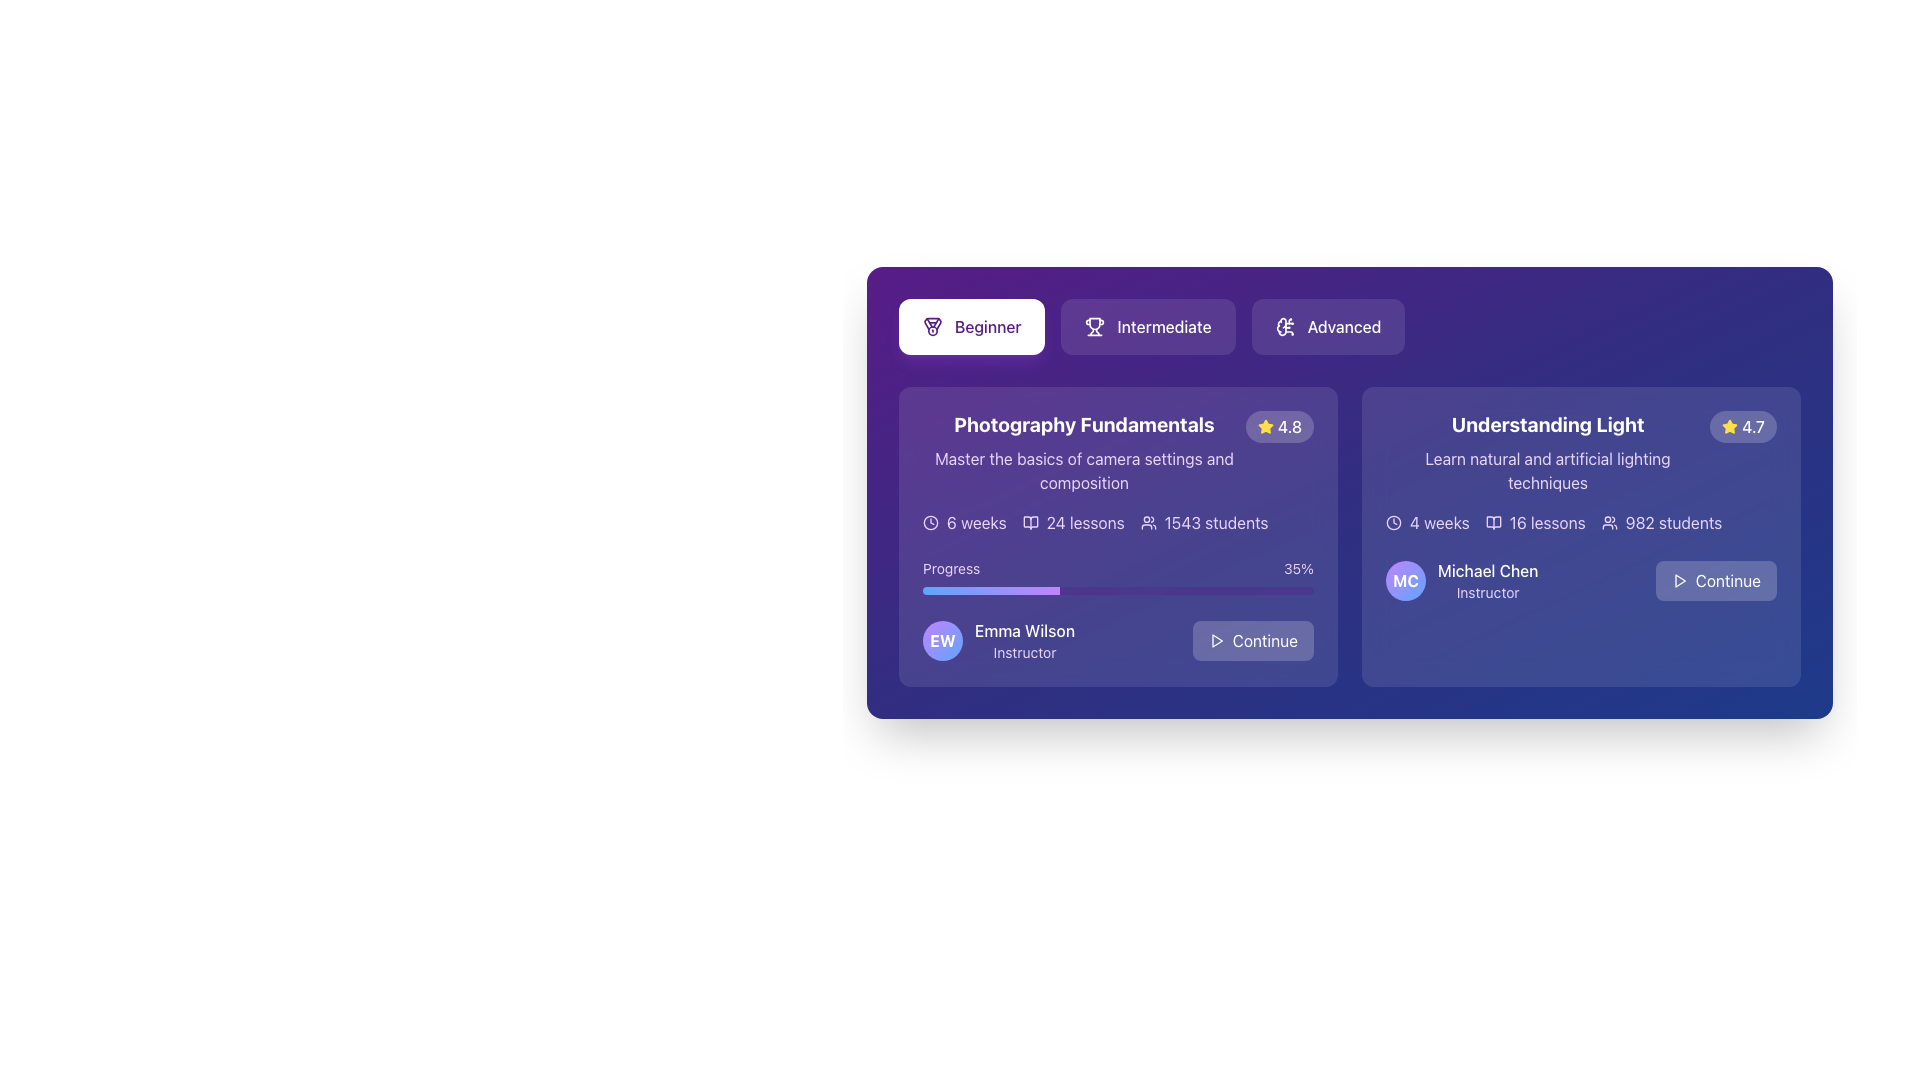  What do you see at coordinates (1488, 592) in the screenshot?
I see `the label displaying 'Instructor', which is located directly beneath the bold text 'Michael Chen' in the rightmost course card` at bounding box center [1488, 592].